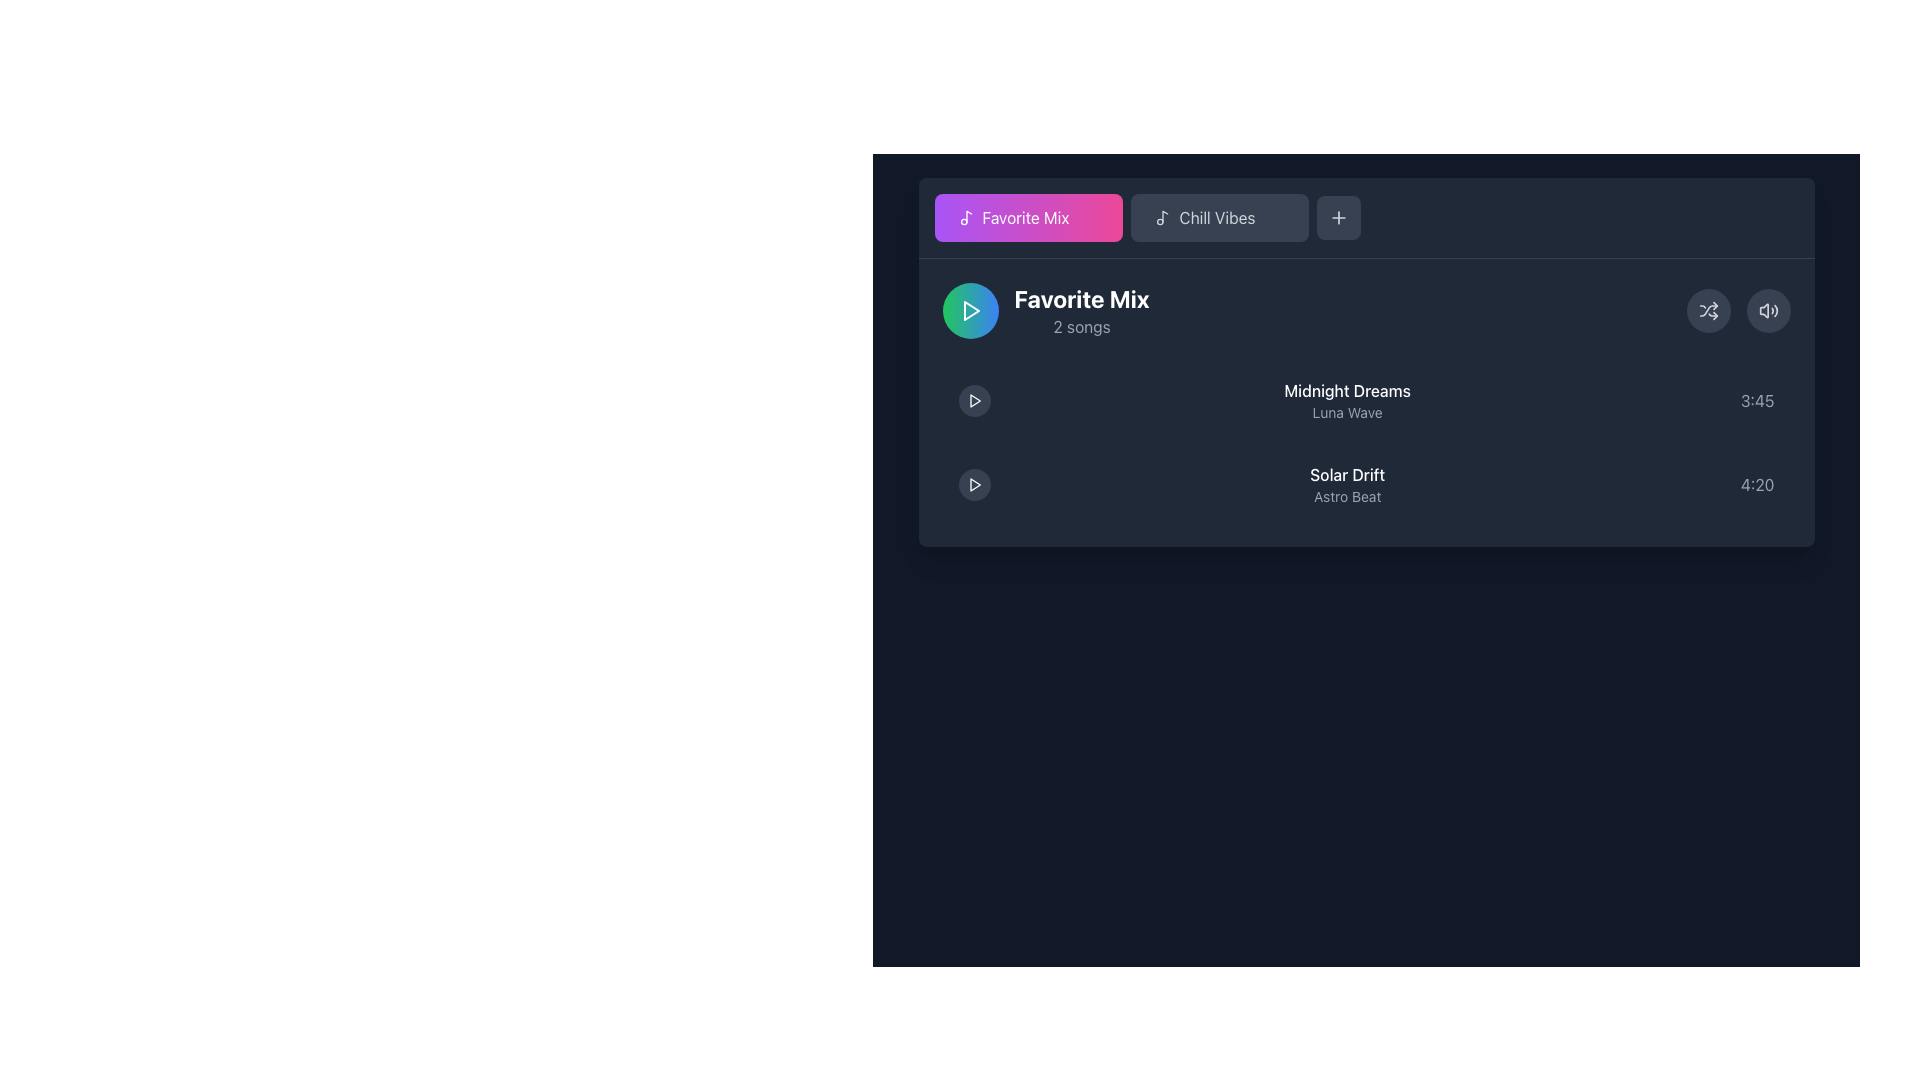 The width and height of the screenshot is (1920, 1080). Describe the element at coordinates (1707, 311) in the screenshot. I see `the shuffle icon button located at the top-right side of the interface` at that location.